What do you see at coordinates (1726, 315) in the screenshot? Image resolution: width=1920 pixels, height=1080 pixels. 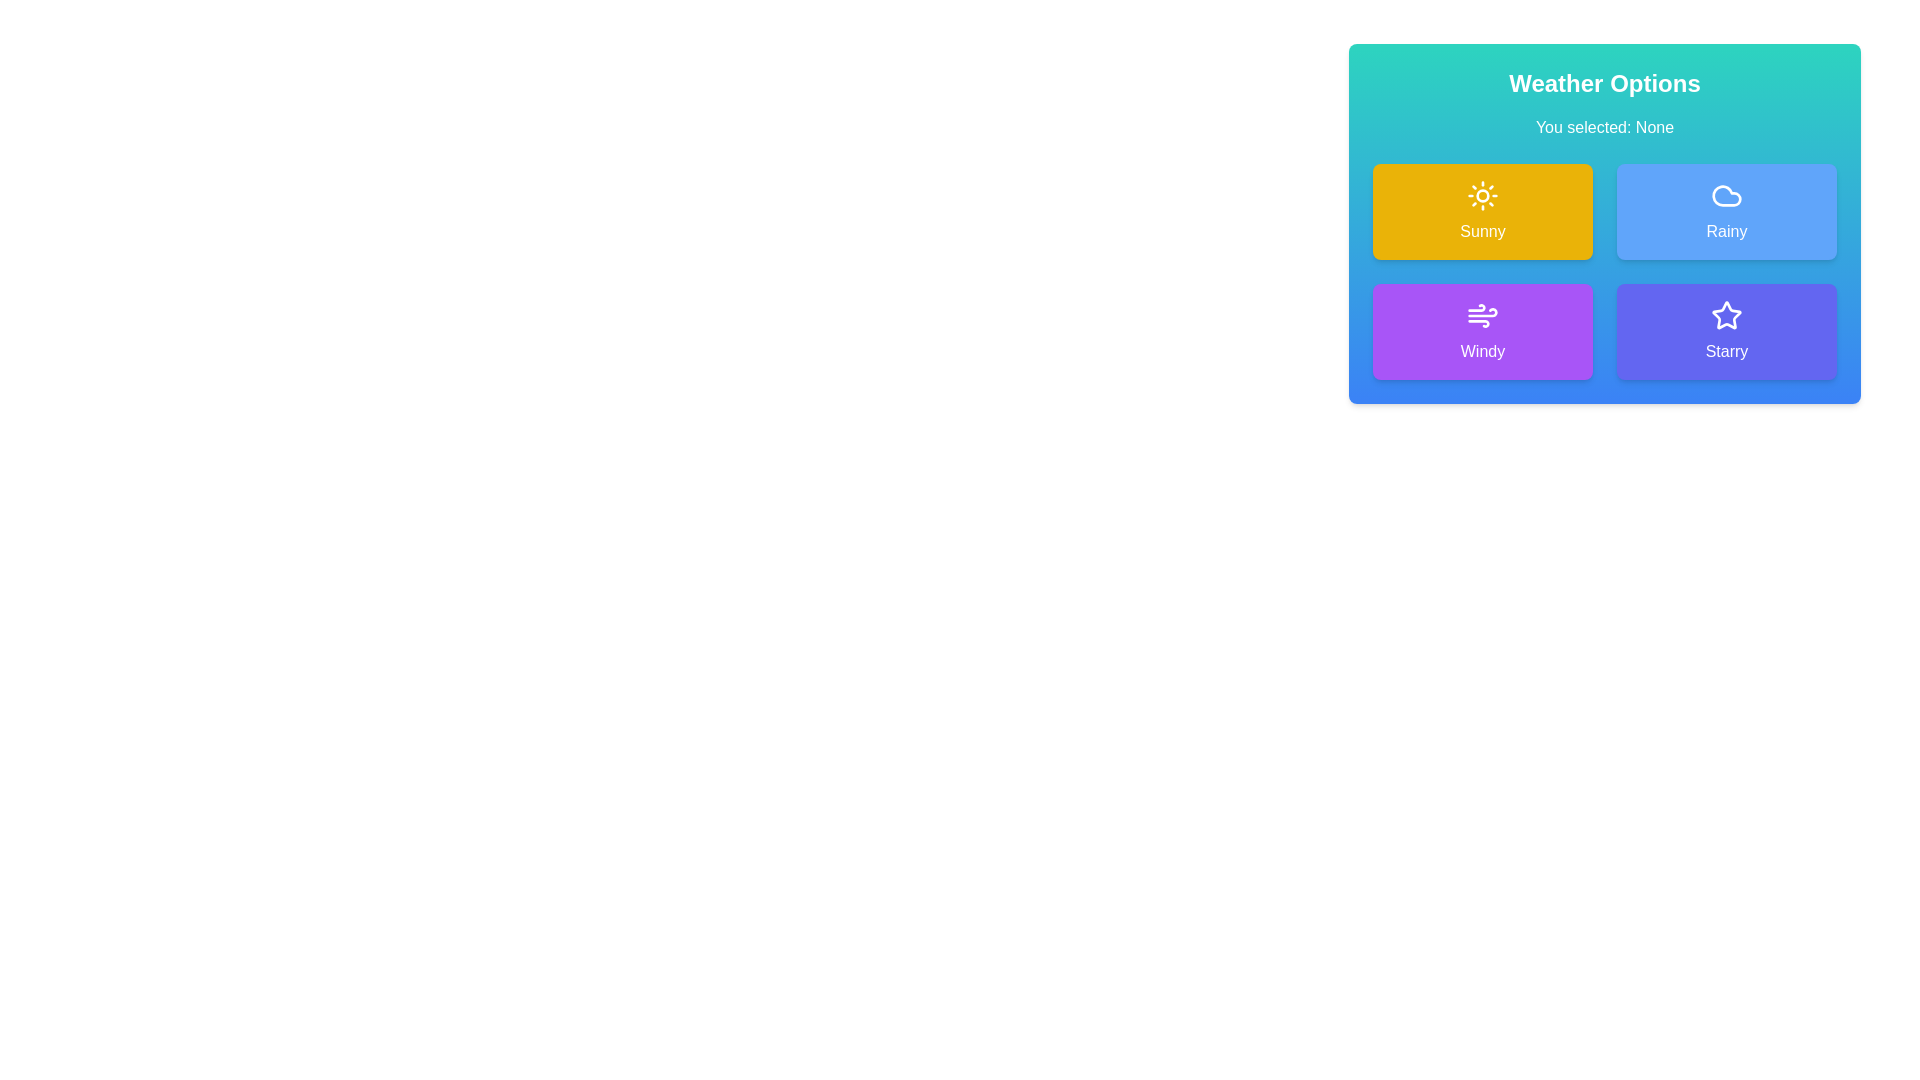 I see `the 'Starry' icon located within the 'Starry' button in the bottom-right corner of the grid layout, which indicates the selection for the 'Starry' weather option` at bounding box center [1726, 315].